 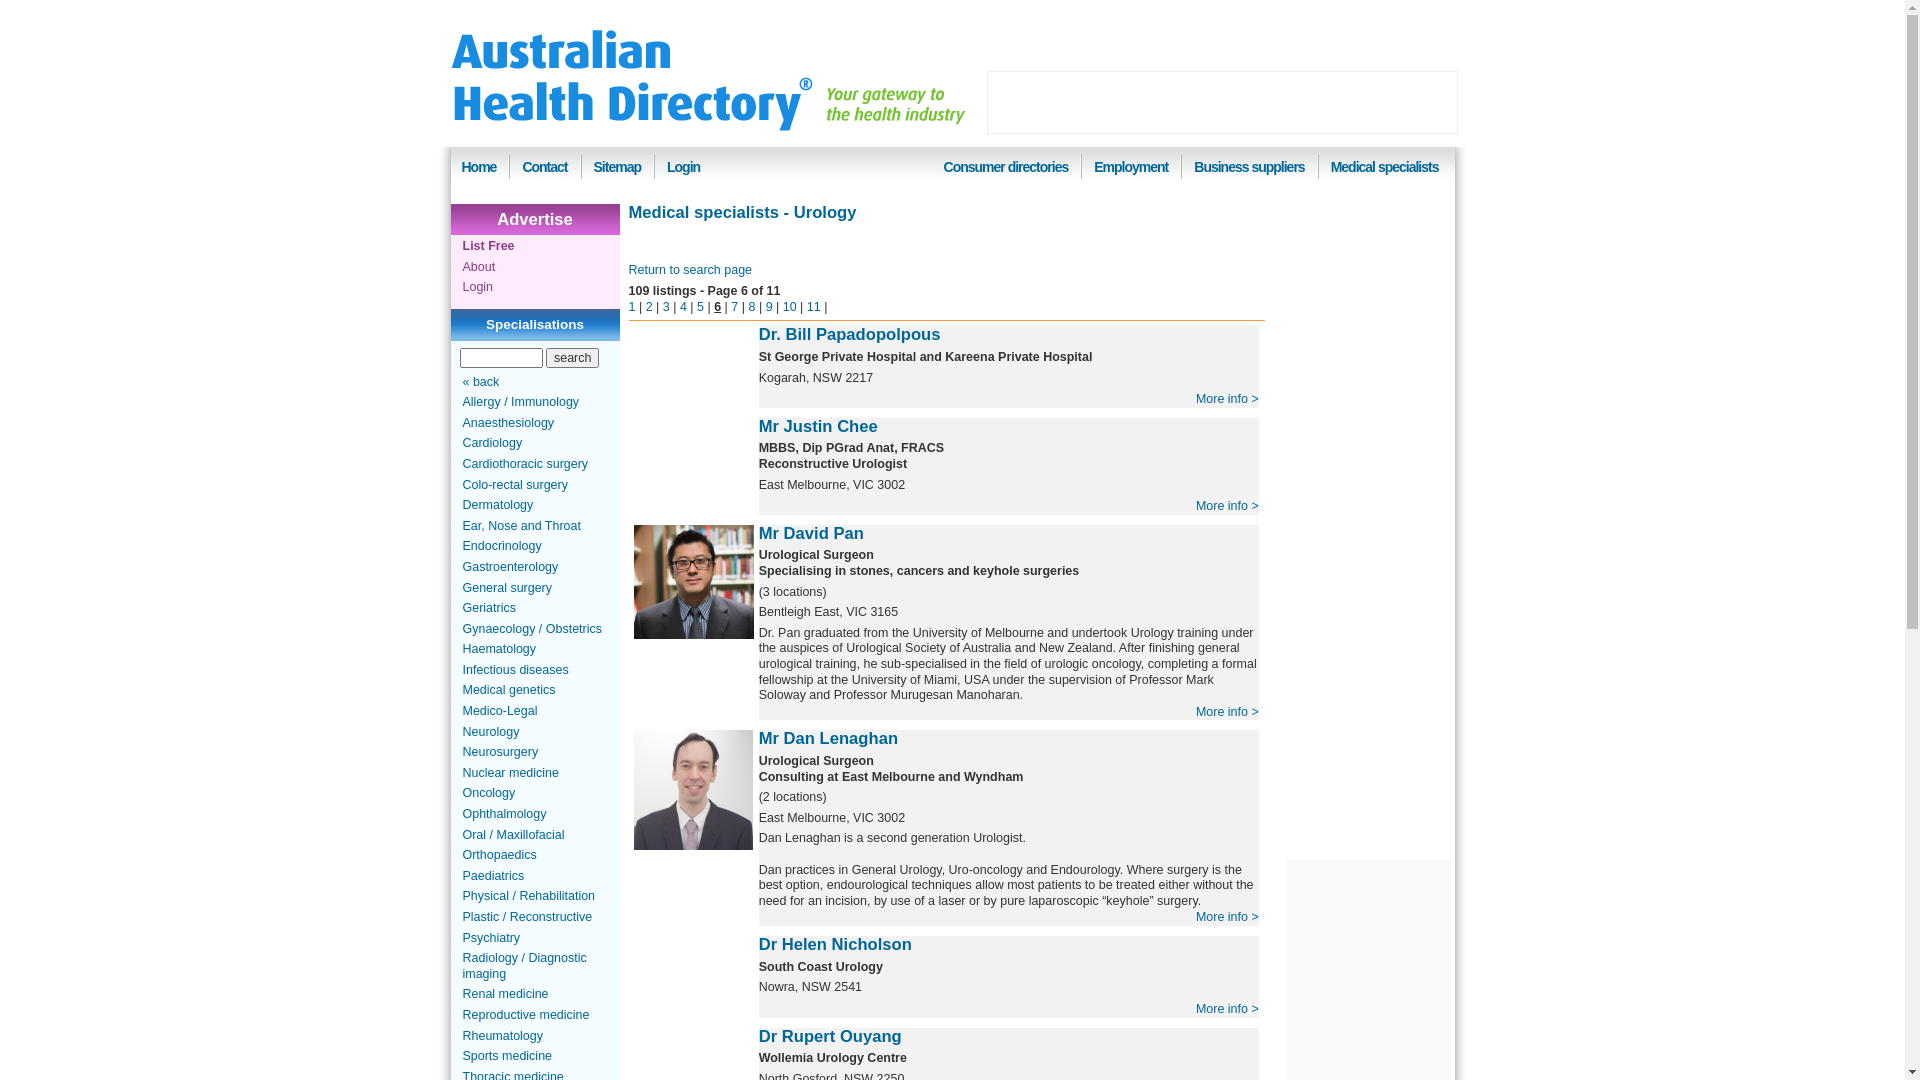 I want to click on 'Endocrinology', so click(x=460, y=546).